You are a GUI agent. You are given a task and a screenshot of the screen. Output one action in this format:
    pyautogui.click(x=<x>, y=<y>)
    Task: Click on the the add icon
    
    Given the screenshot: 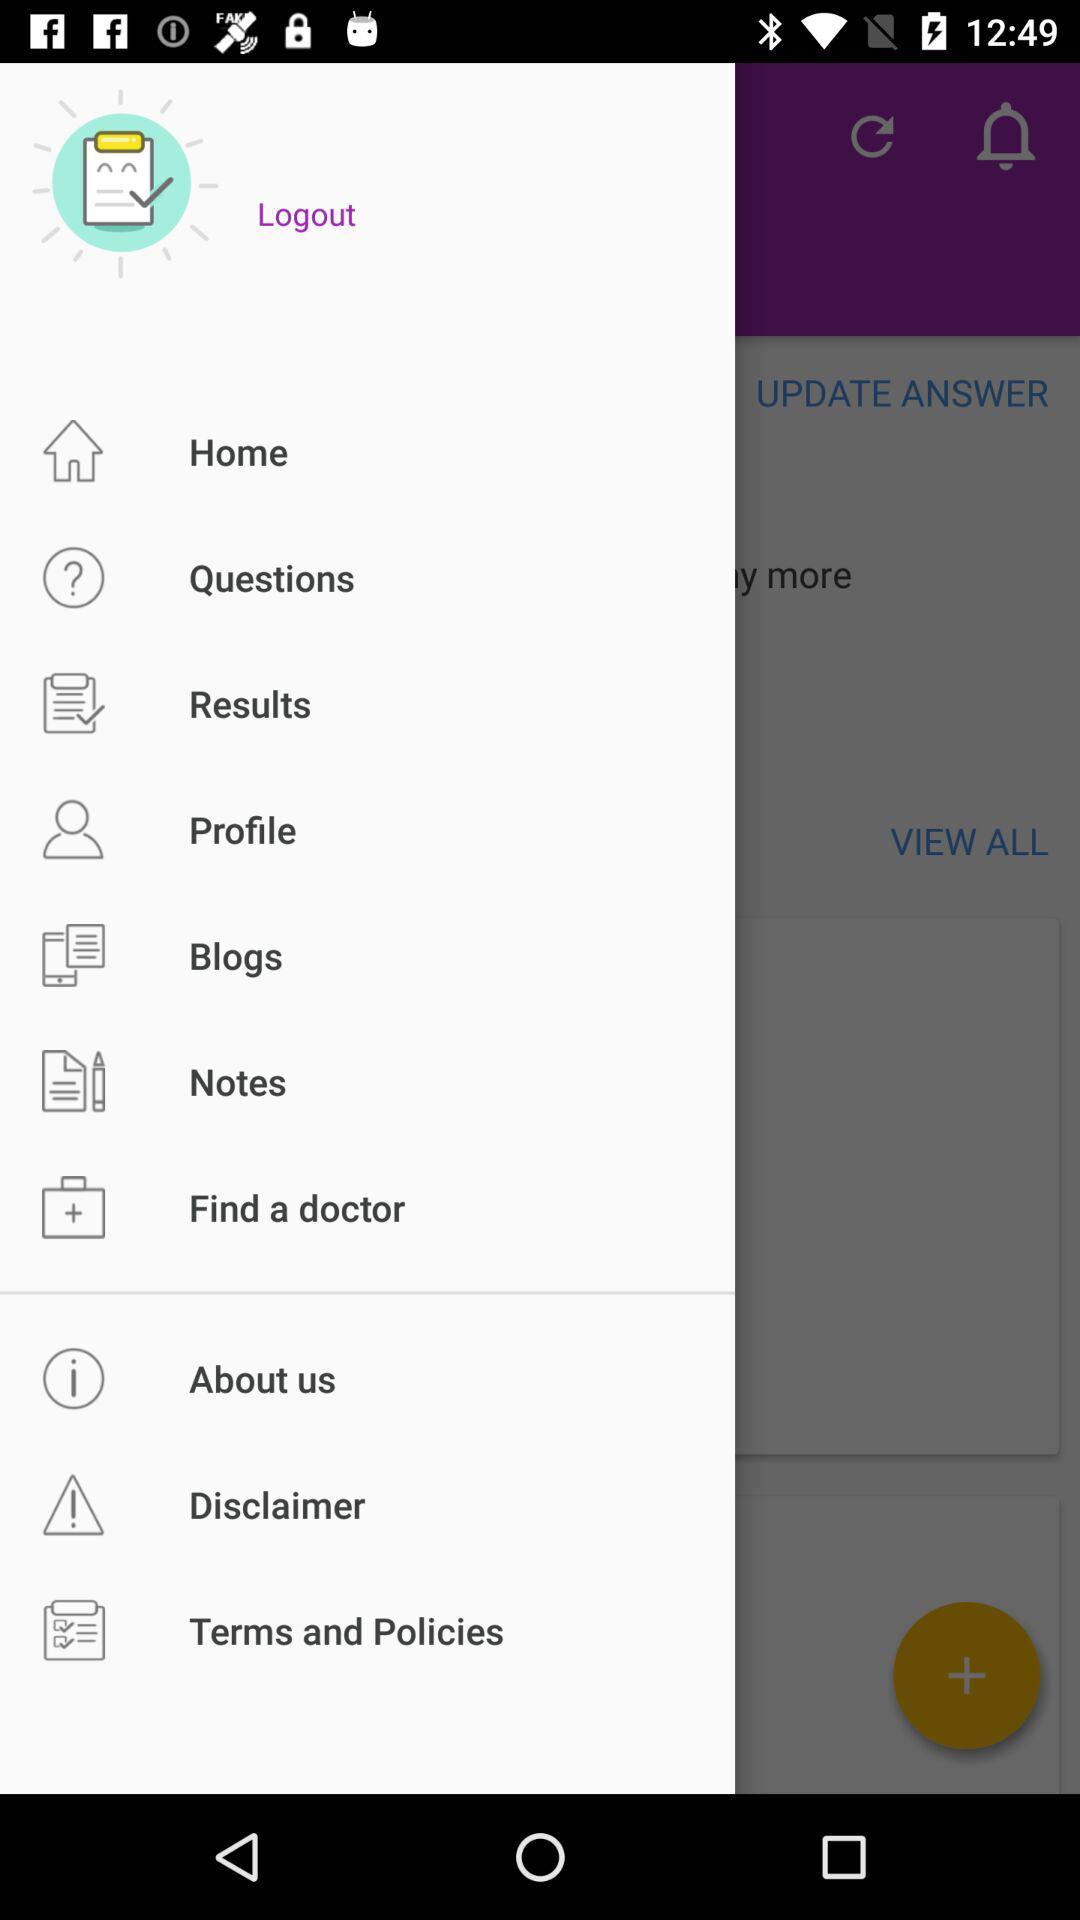 What is the action you would take?
    pyautogui.click(x=965, y=1675)
    